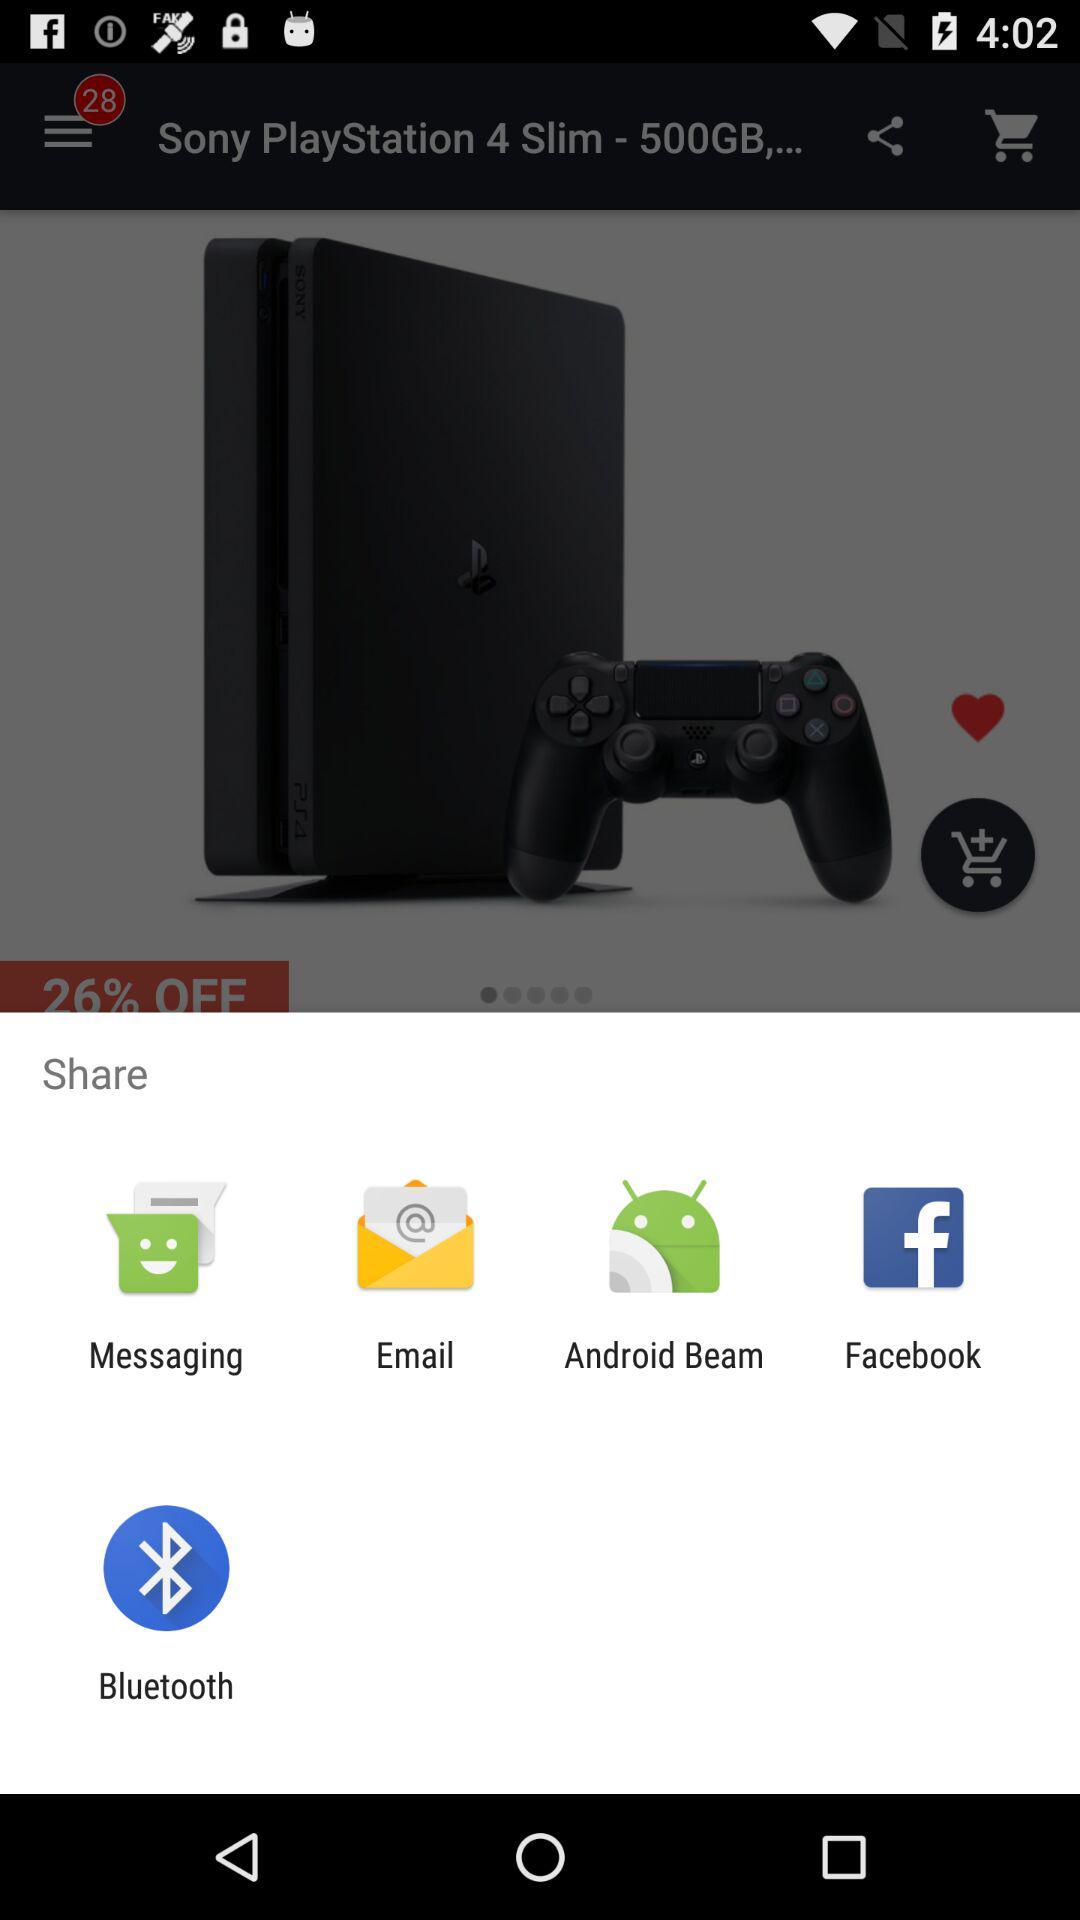  I want to click on android beam icon, so click(664, 1374).